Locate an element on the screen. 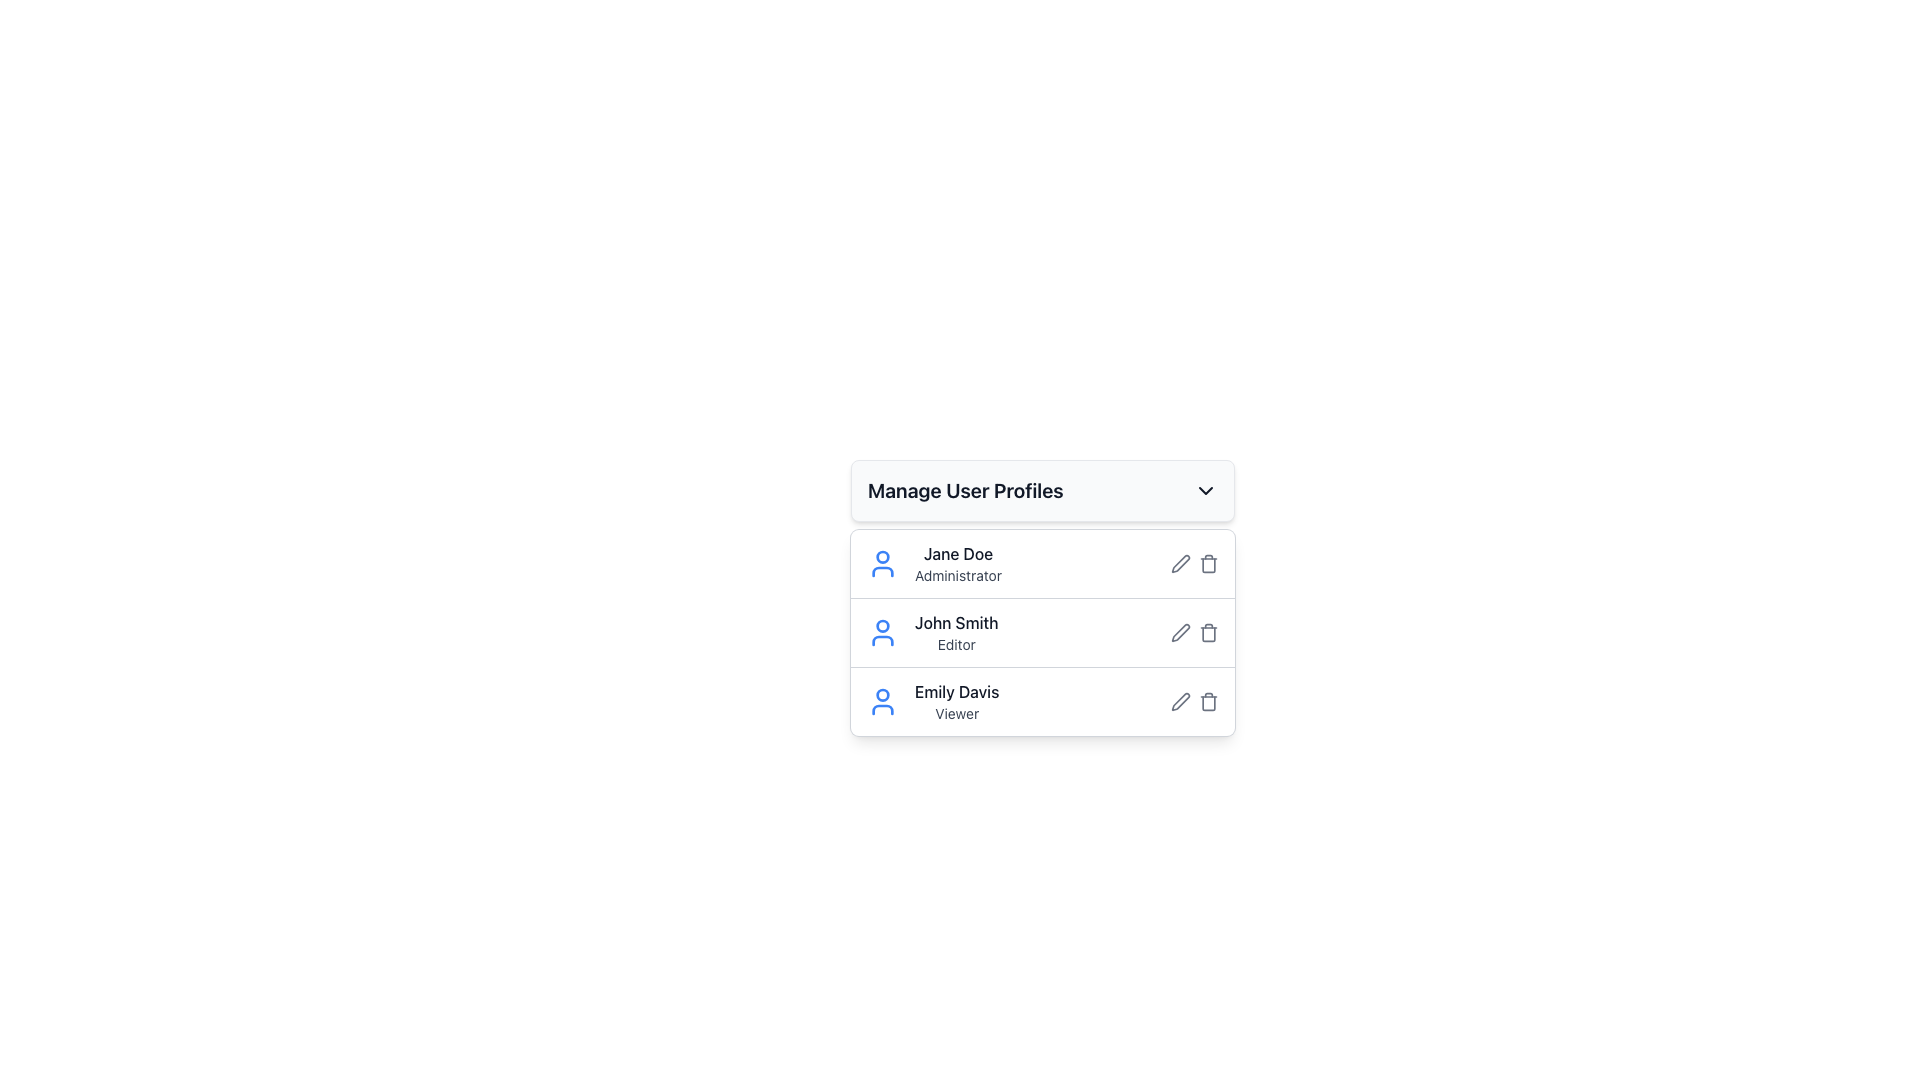 The width and height of the screenshot is (1920, 1080). the user profile entry displaying the name and role of the individual, which is the second item in the list view of user profiles is located at coordinates (955, 632).